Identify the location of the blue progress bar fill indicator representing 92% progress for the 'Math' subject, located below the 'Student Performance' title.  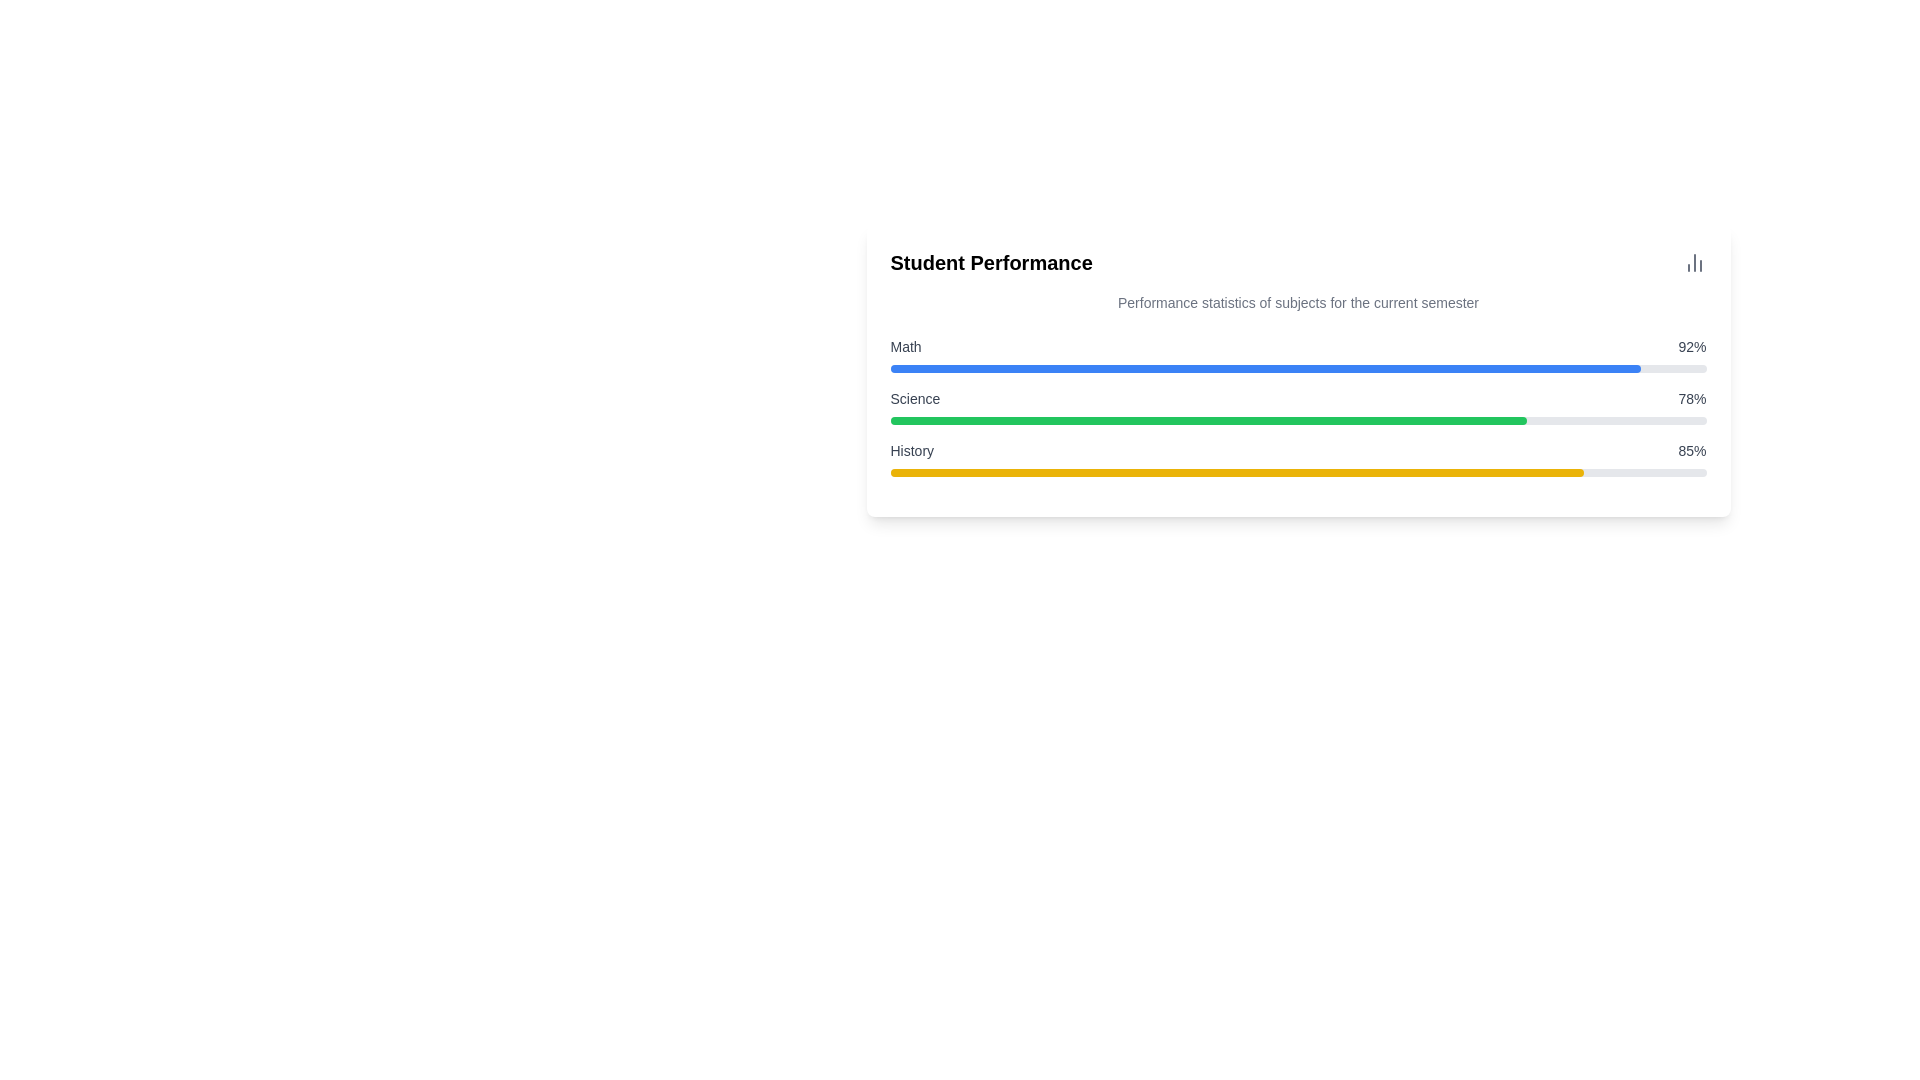
(1264, 369).